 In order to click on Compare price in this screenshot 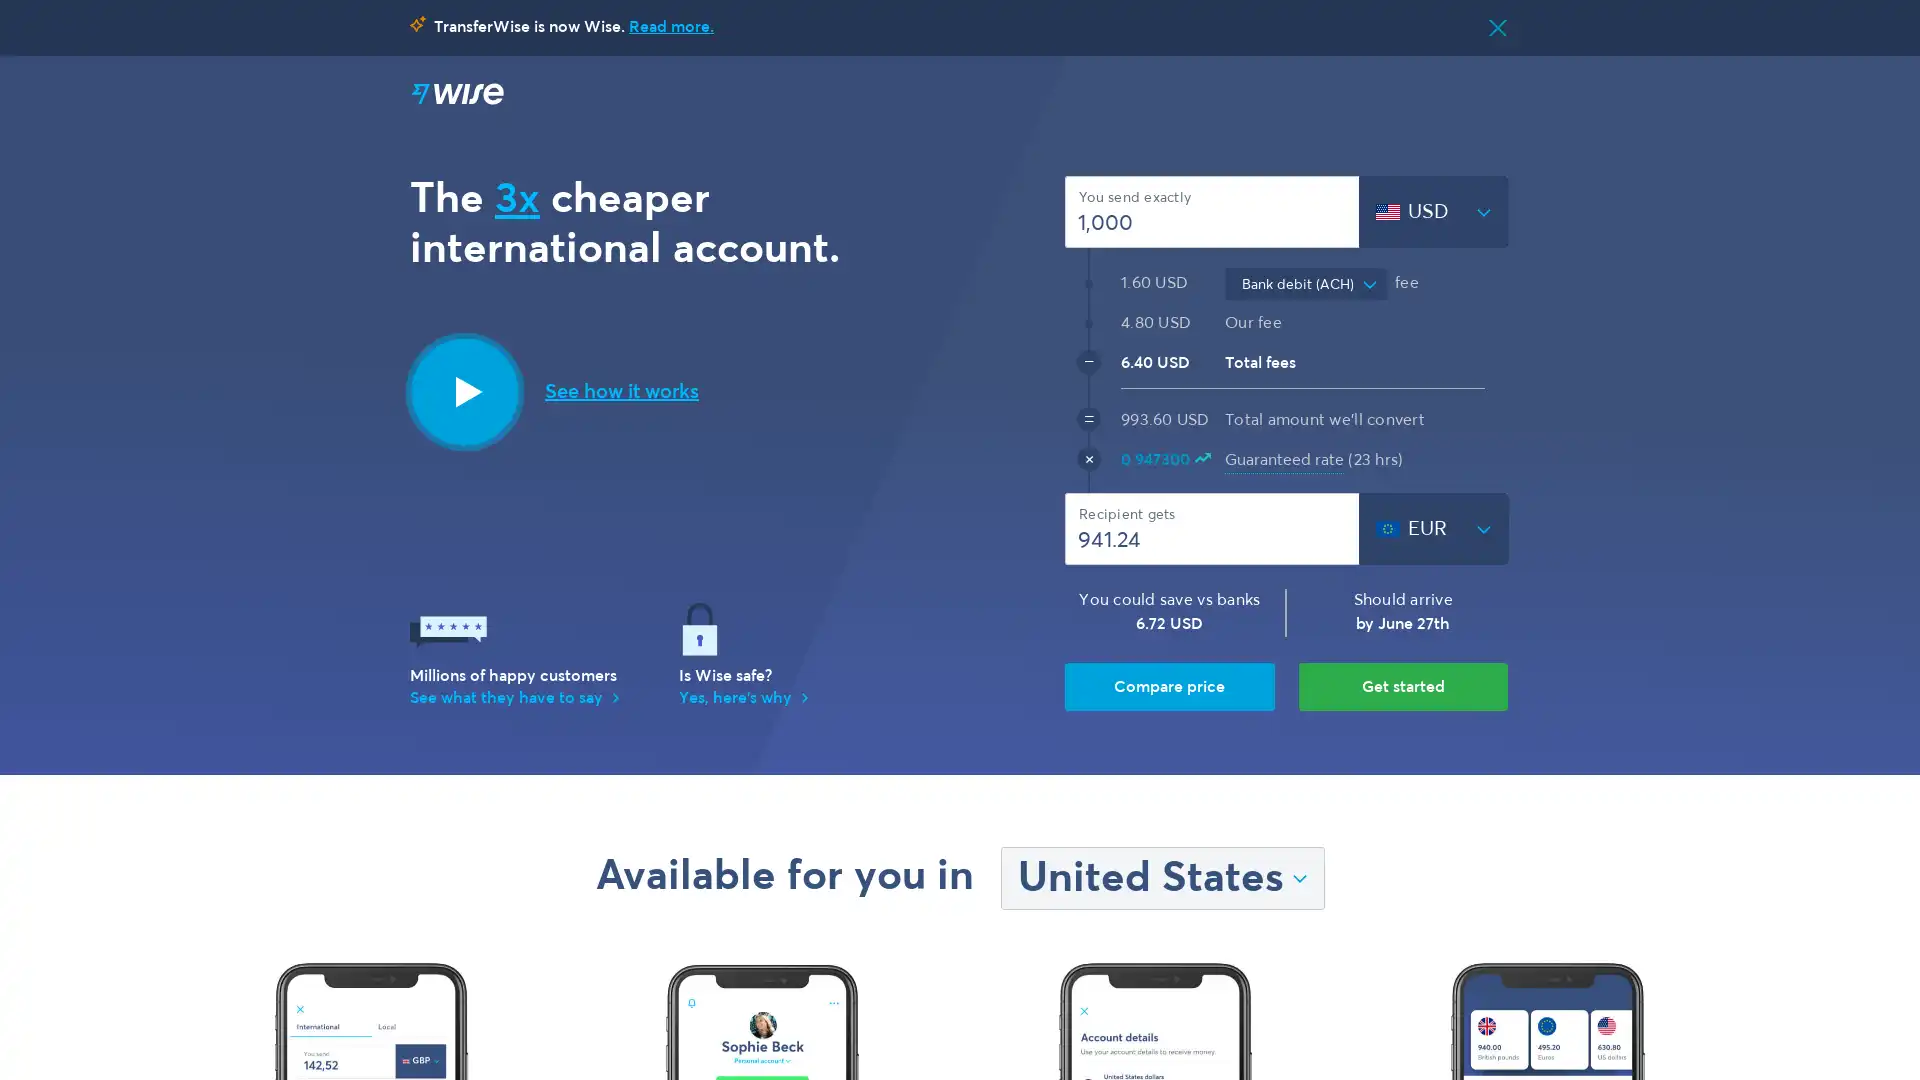, I will do `click(1169, 685)`.